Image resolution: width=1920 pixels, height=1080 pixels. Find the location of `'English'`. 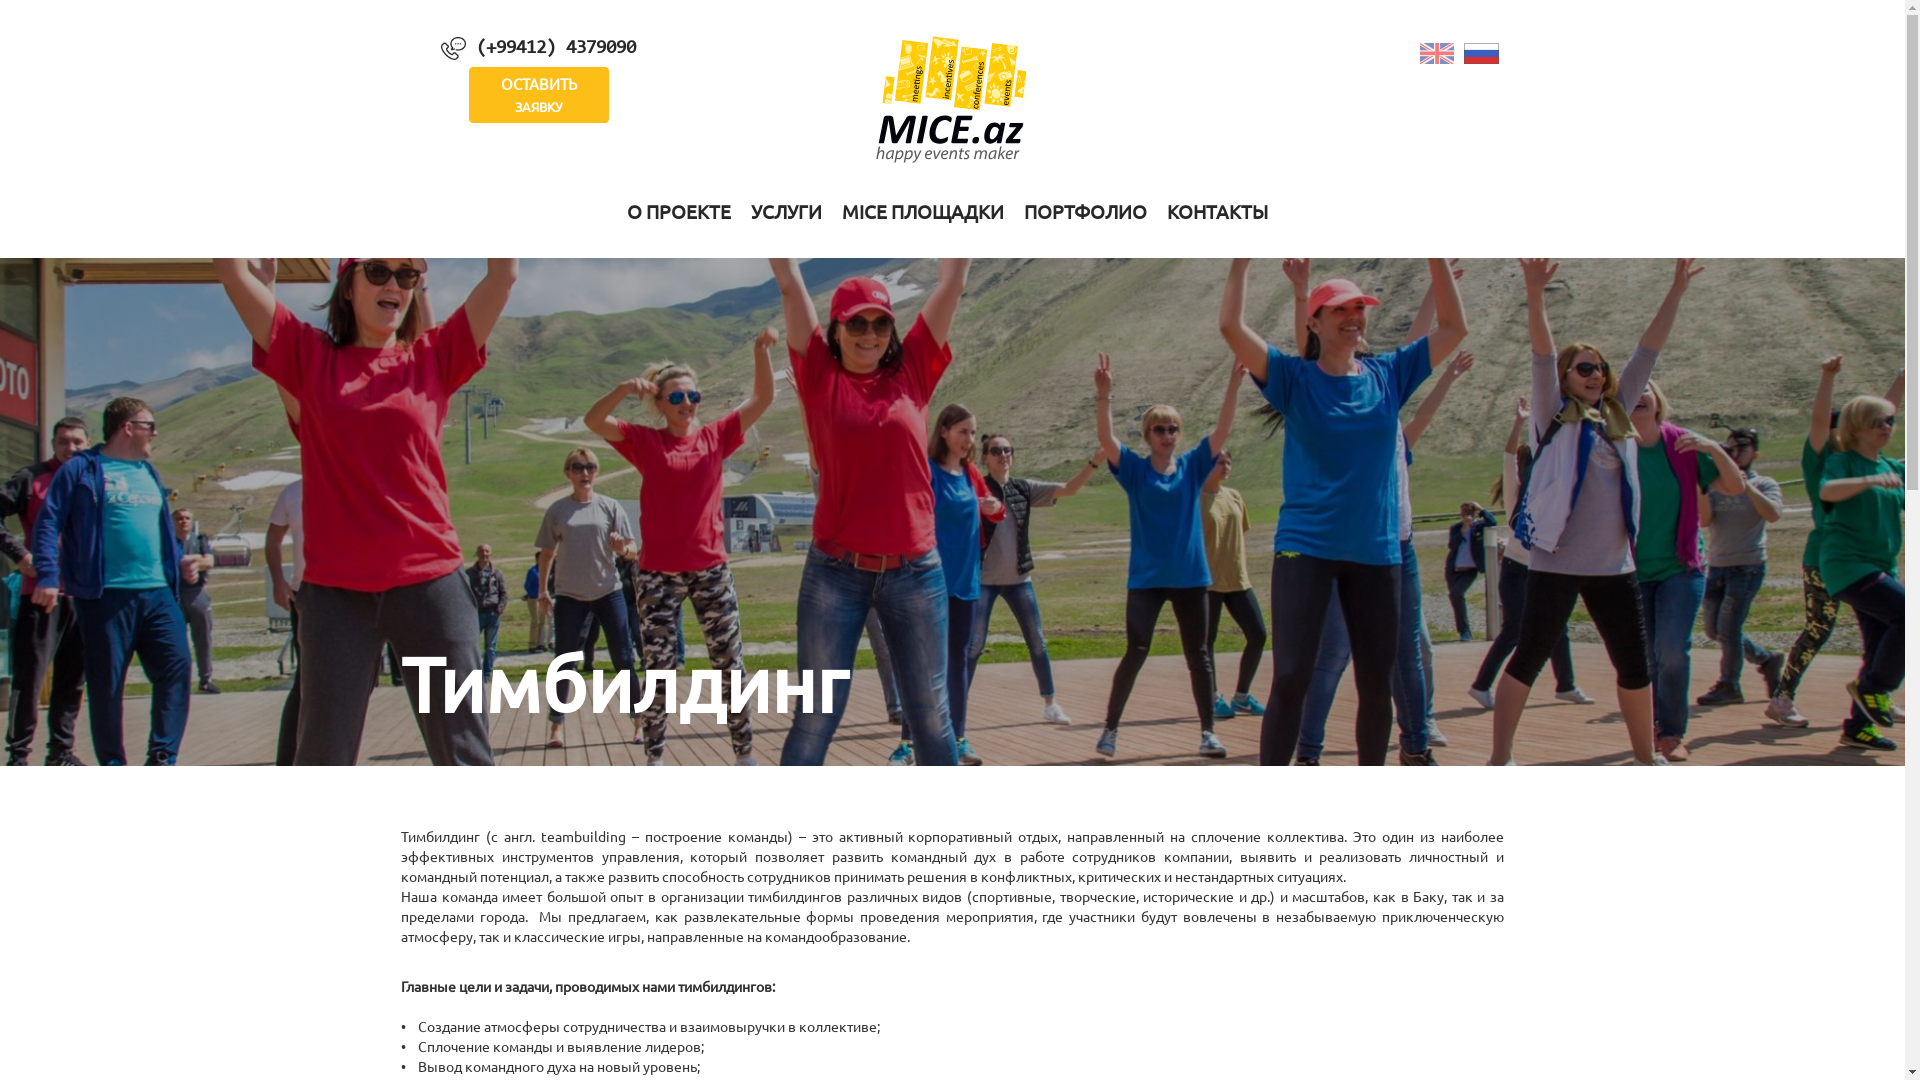

'English' is located at coordinates (1436, 49).